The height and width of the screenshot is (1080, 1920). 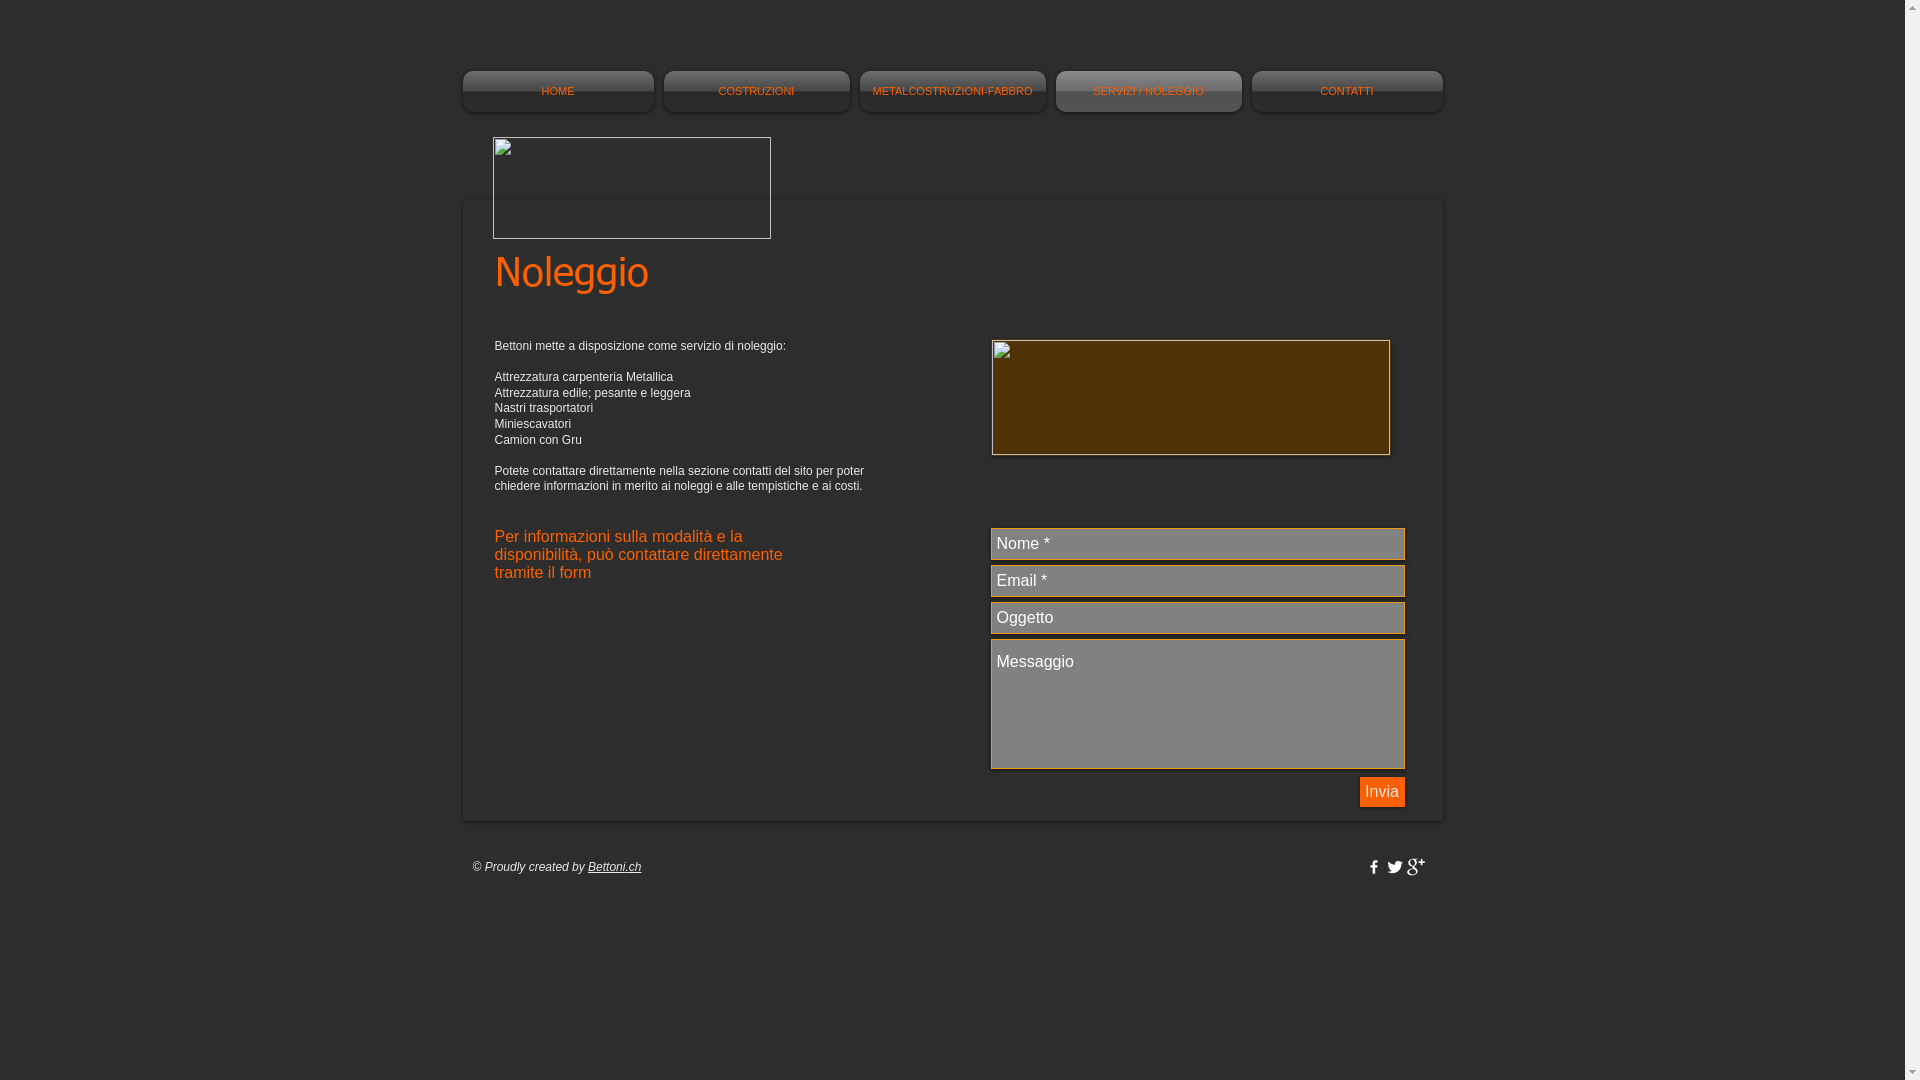 I want to click on 'COSTRUZIONI', so click(x=657, y=91).